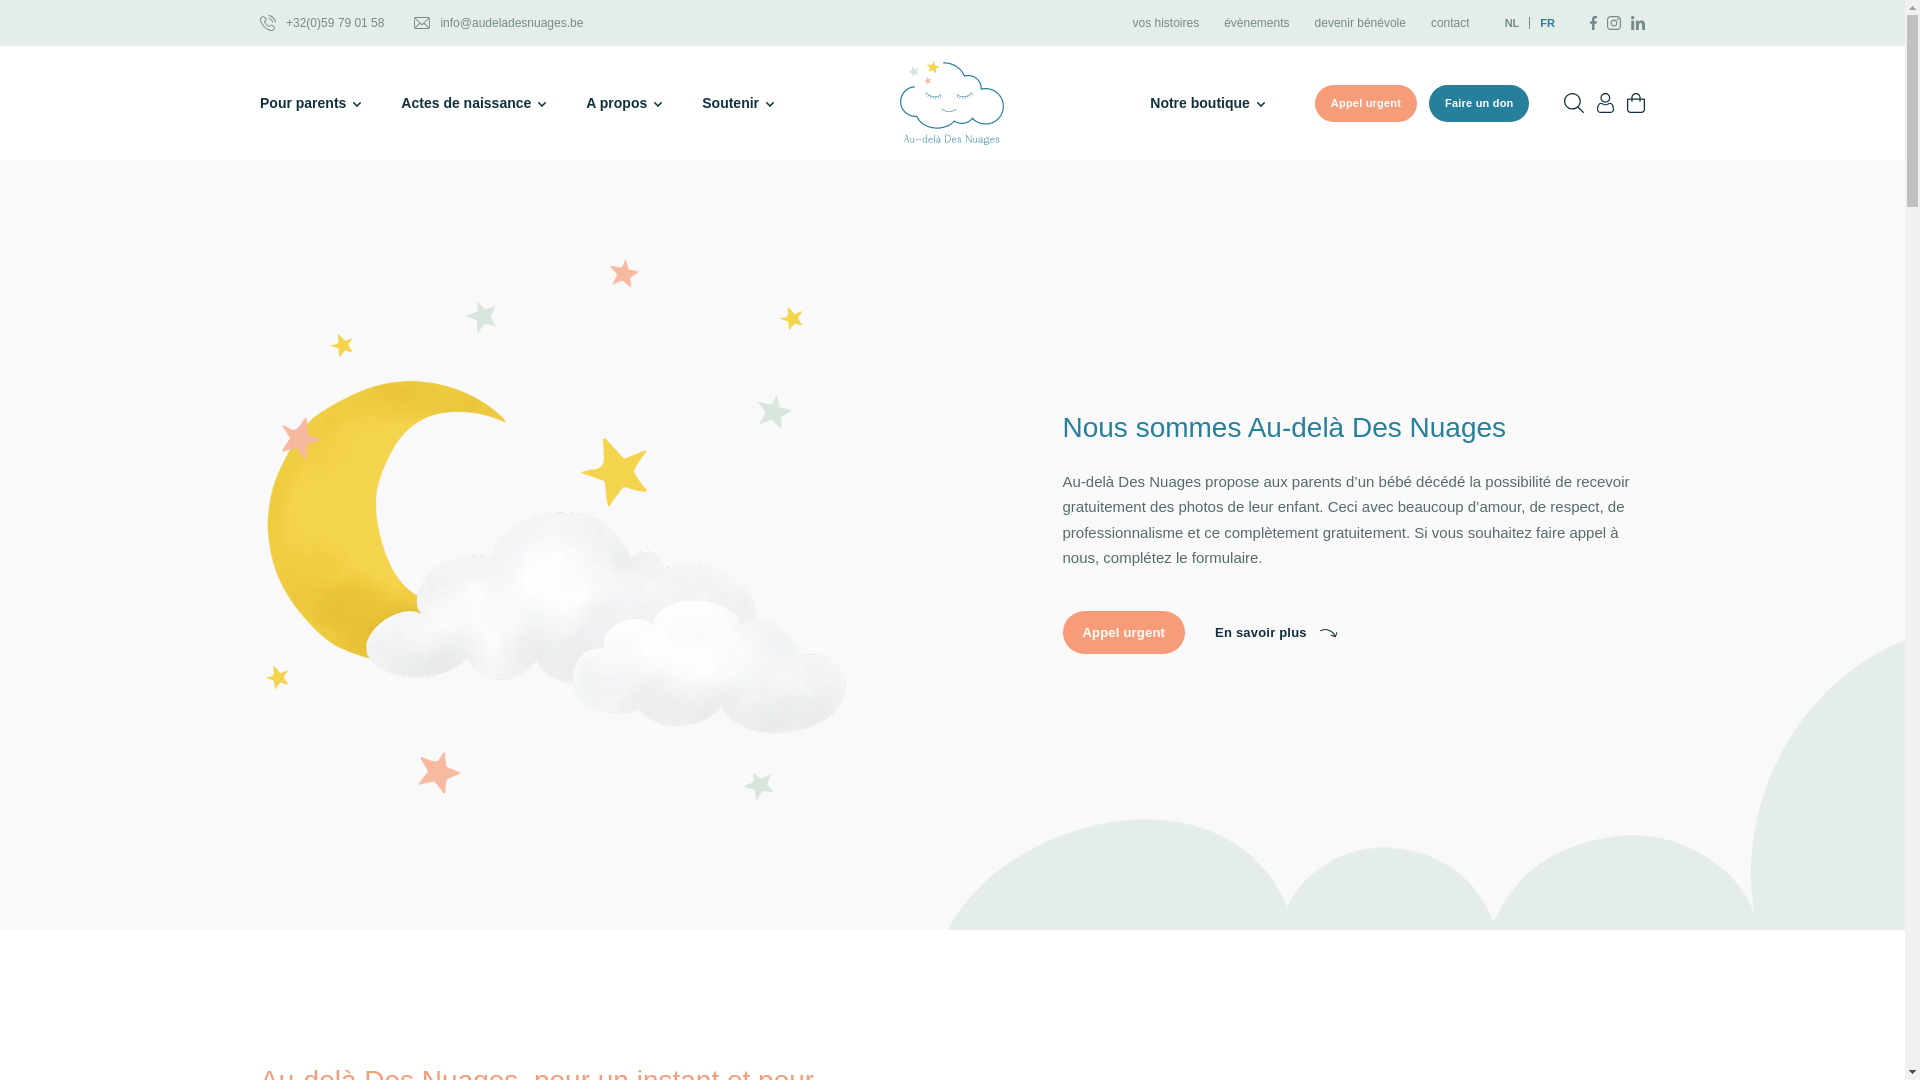 This screenshot has width=1920, height=1080. I want to click on '+32(0)59 79 01 58', so click(258, 23).